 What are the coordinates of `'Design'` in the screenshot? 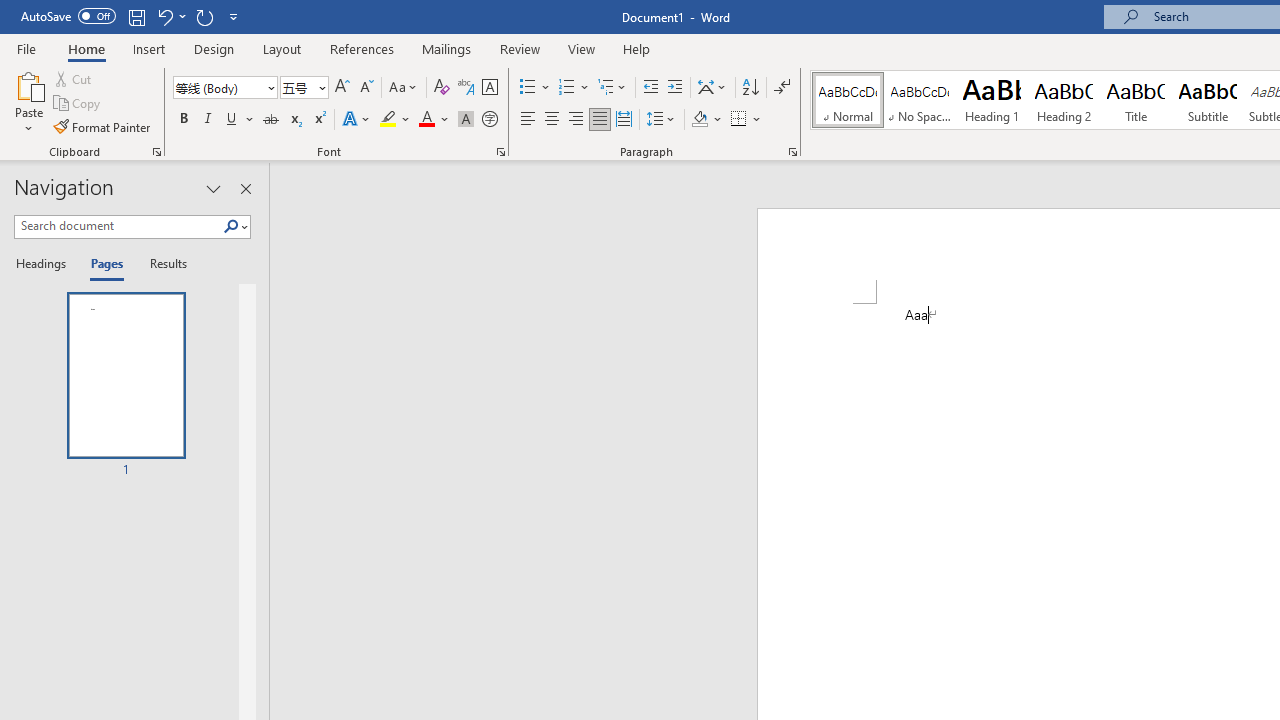 It's located at (214, 48).